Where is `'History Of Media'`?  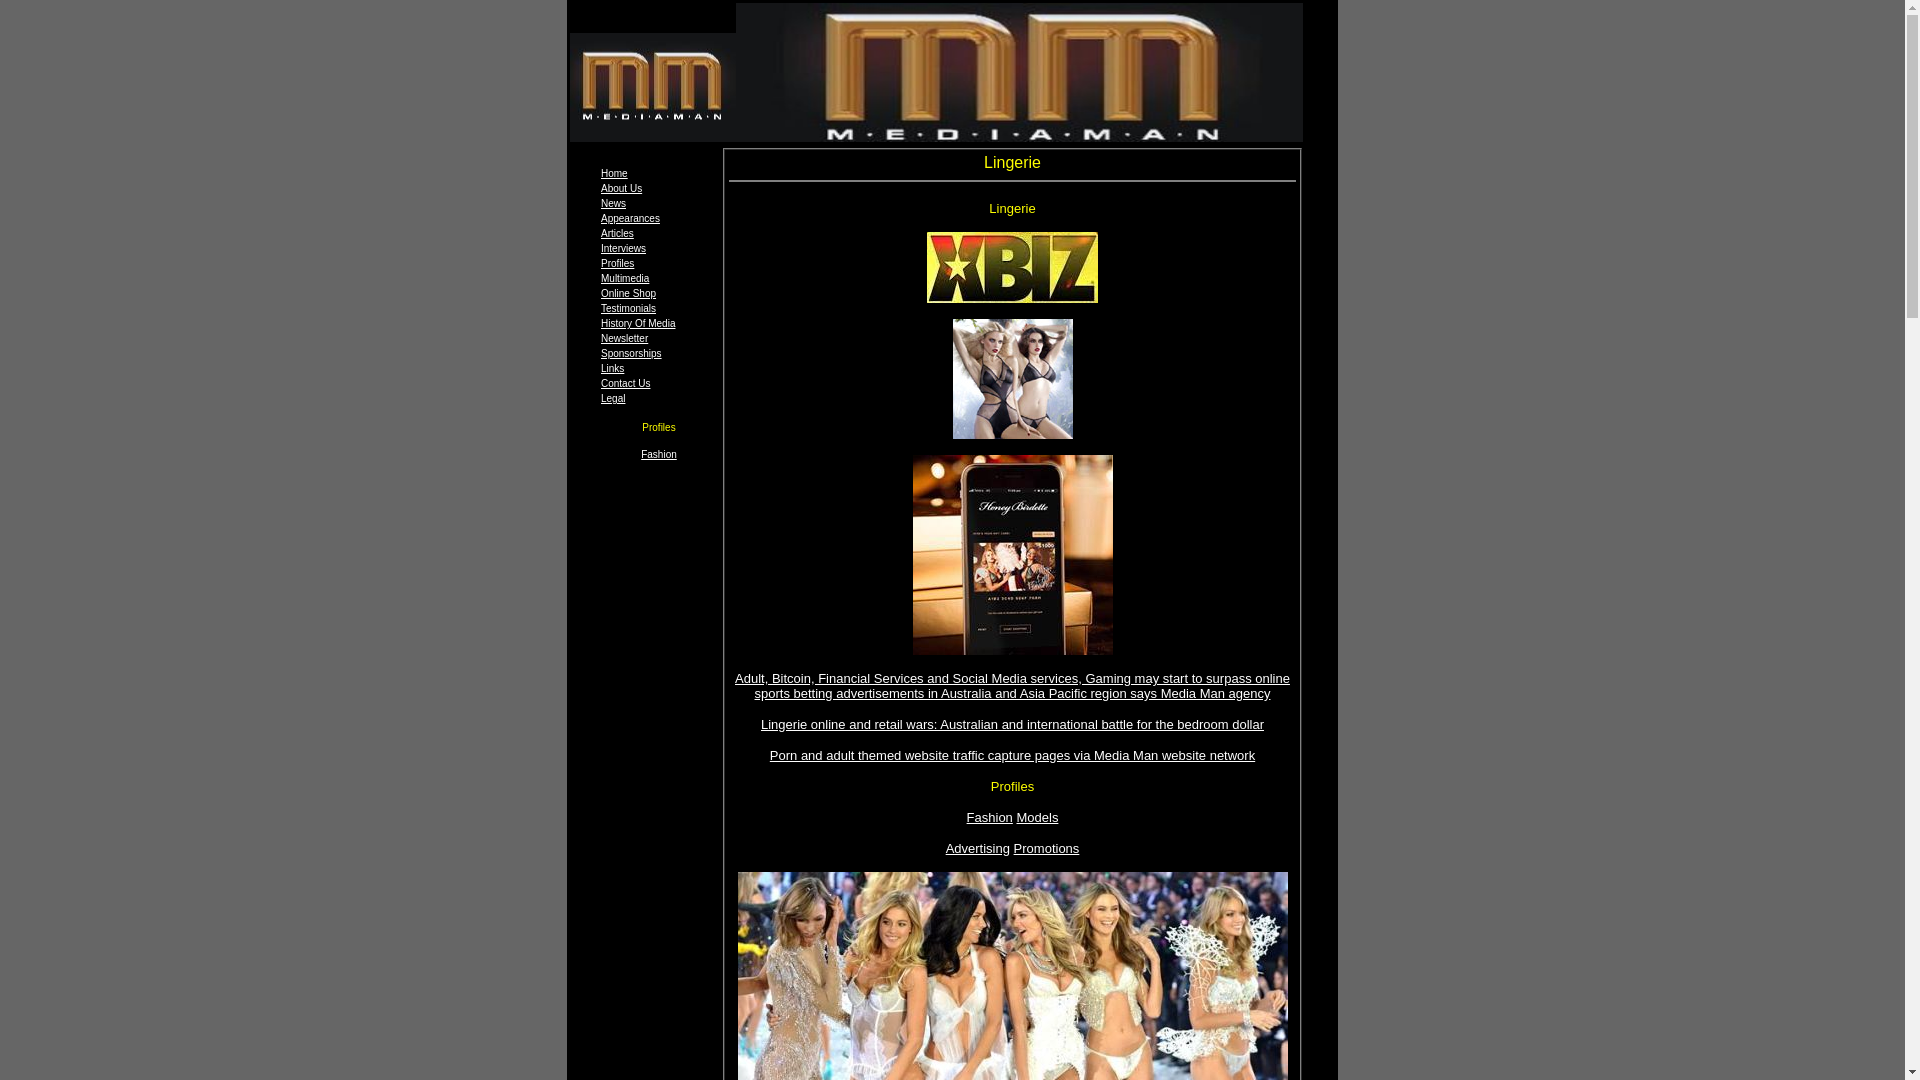
'History Of Media' is located at coordinates (637, 322).